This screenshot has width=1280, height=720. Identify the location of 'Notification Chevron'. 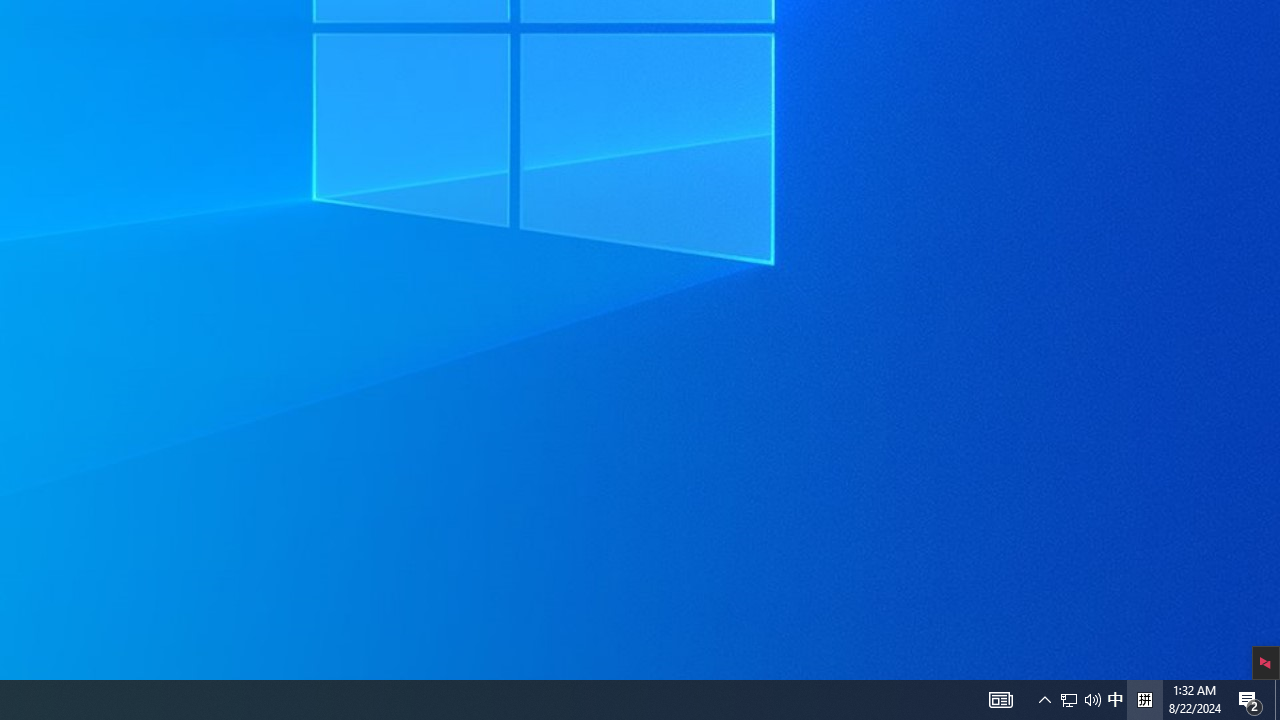
(1044, 698).